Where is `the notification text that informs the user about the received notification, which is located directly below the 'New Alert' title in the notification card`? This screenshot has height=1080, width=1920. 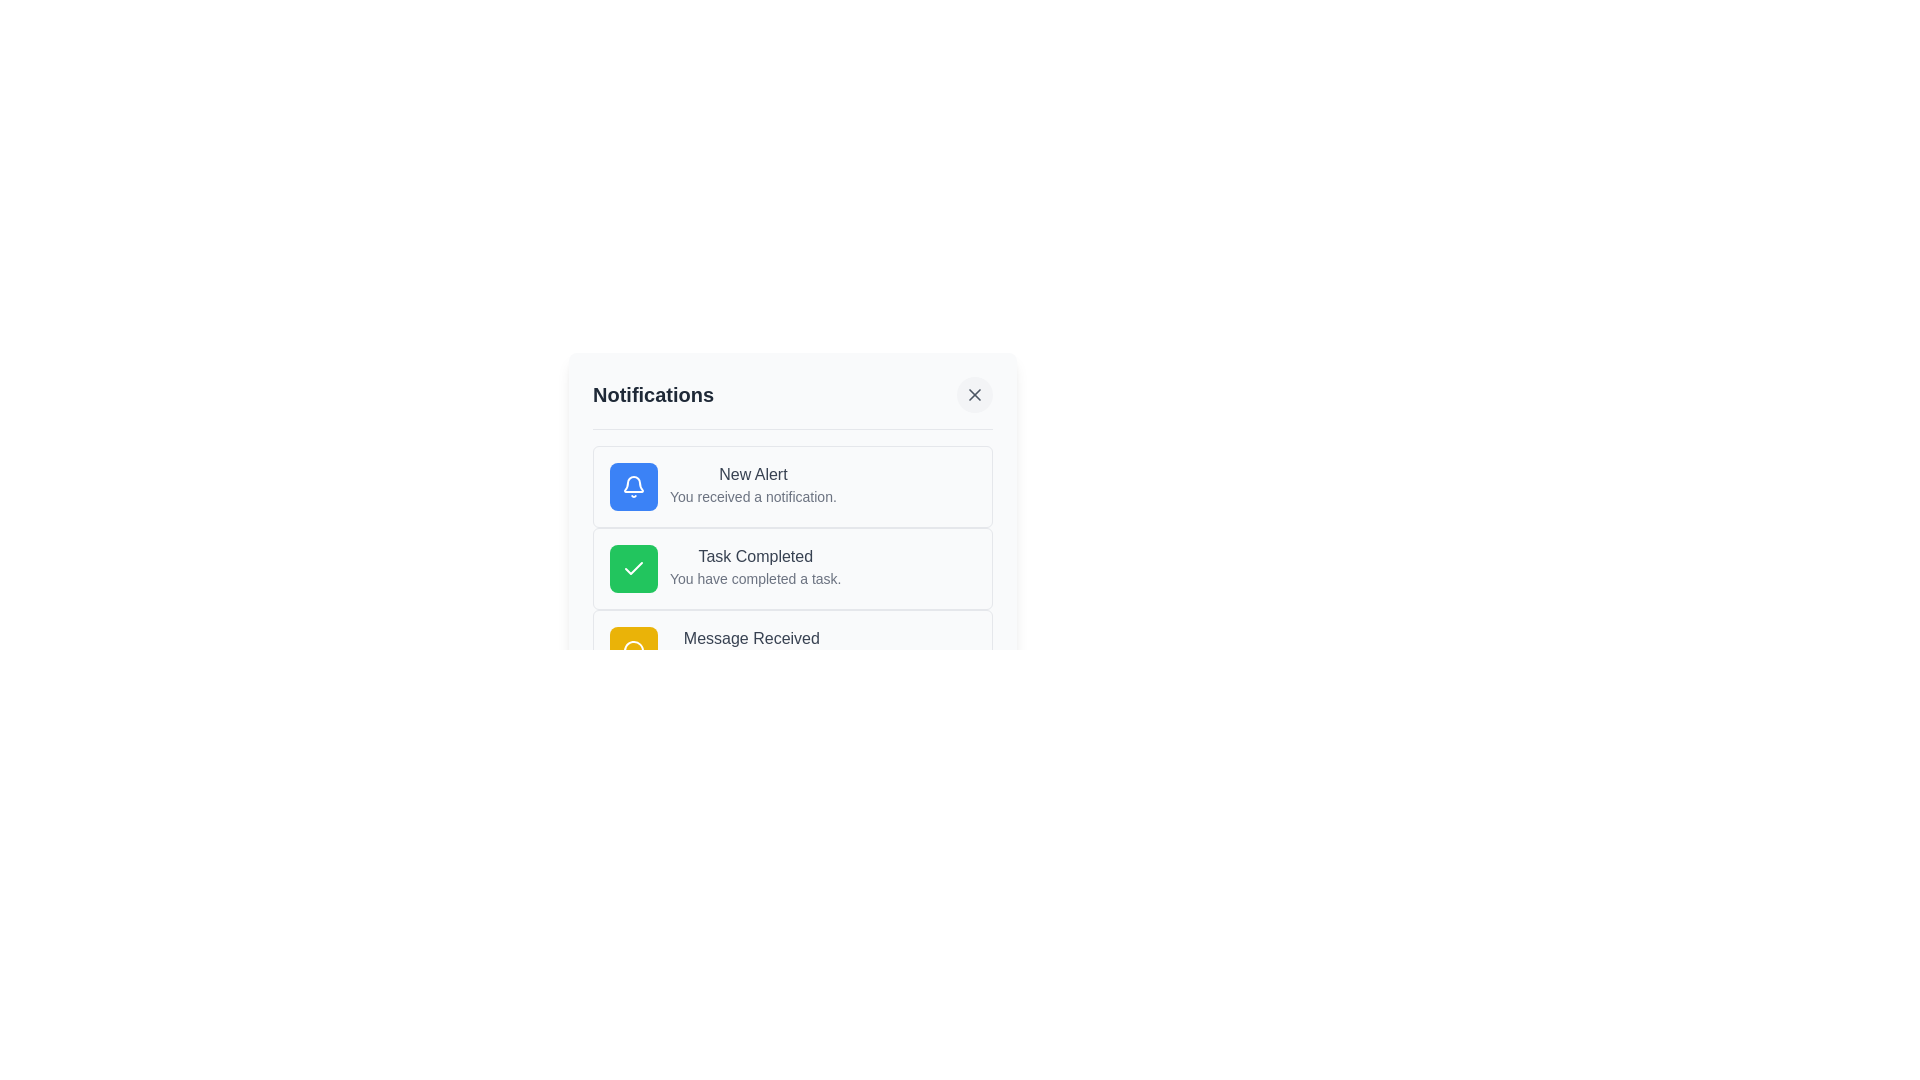
the notification text that informs the user about the received notification, which is located directly below the 'New Alert' title in the notification card is located at coordinates (752, 496).